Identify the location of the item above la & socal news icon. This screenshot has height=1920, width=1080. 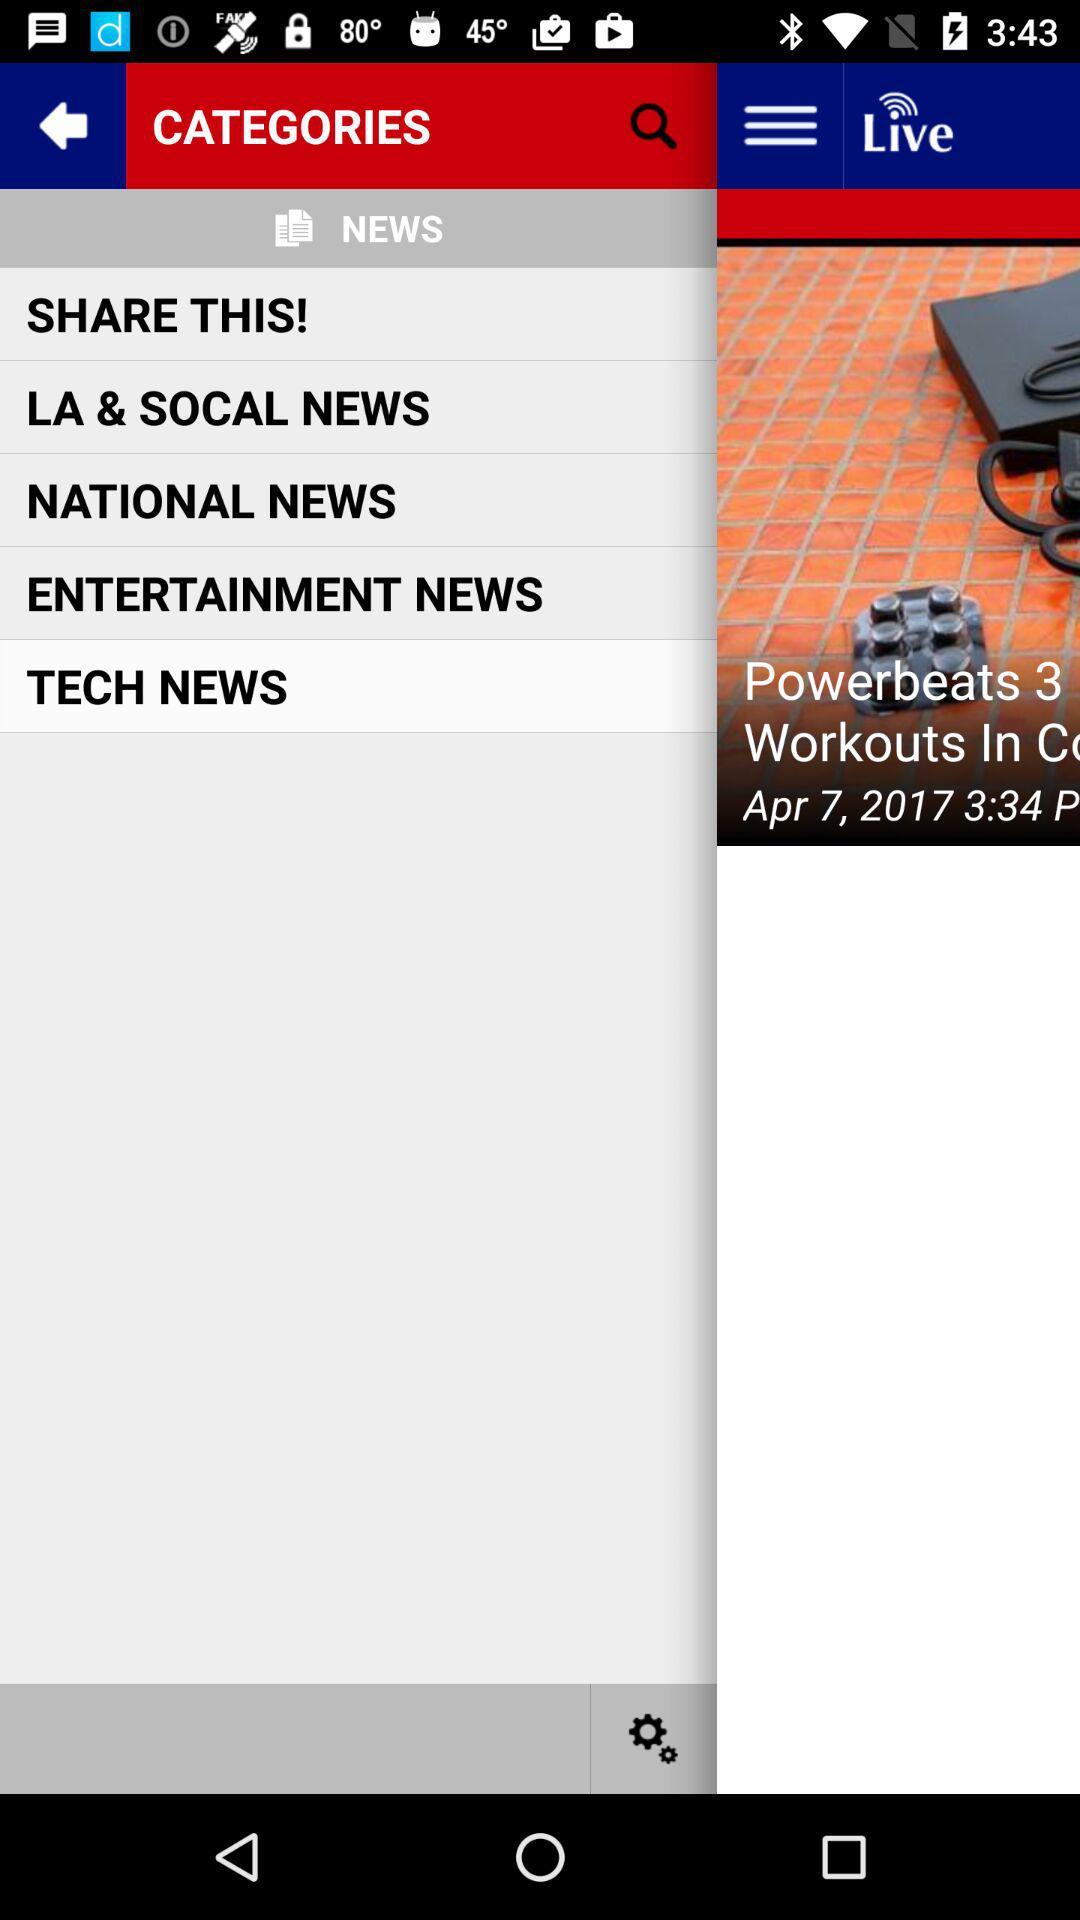
(166, 312).